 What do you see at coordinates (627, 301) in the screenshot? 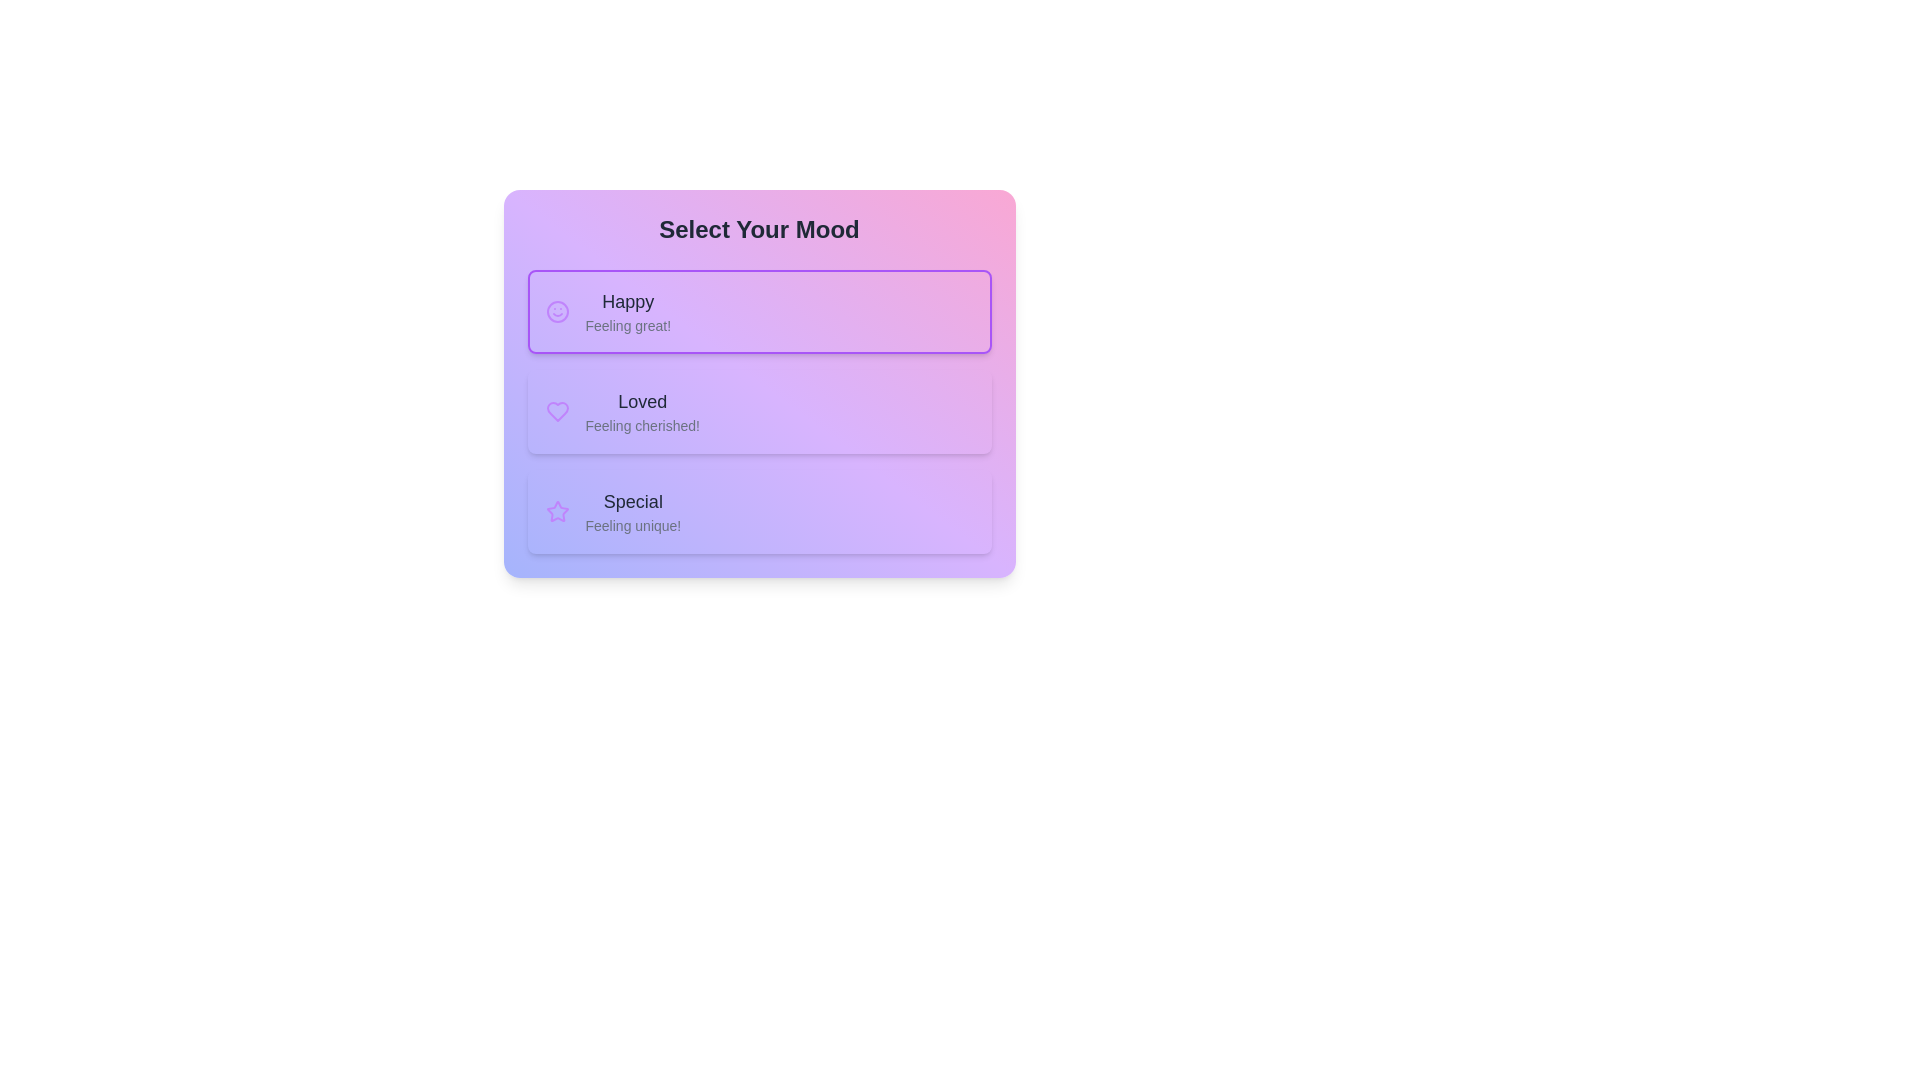
I see `the text label 'Happy' which is bold and large, positioned at the top of the card element above the smaller text 'Feeling great!'` at bounding box center [627, 301].